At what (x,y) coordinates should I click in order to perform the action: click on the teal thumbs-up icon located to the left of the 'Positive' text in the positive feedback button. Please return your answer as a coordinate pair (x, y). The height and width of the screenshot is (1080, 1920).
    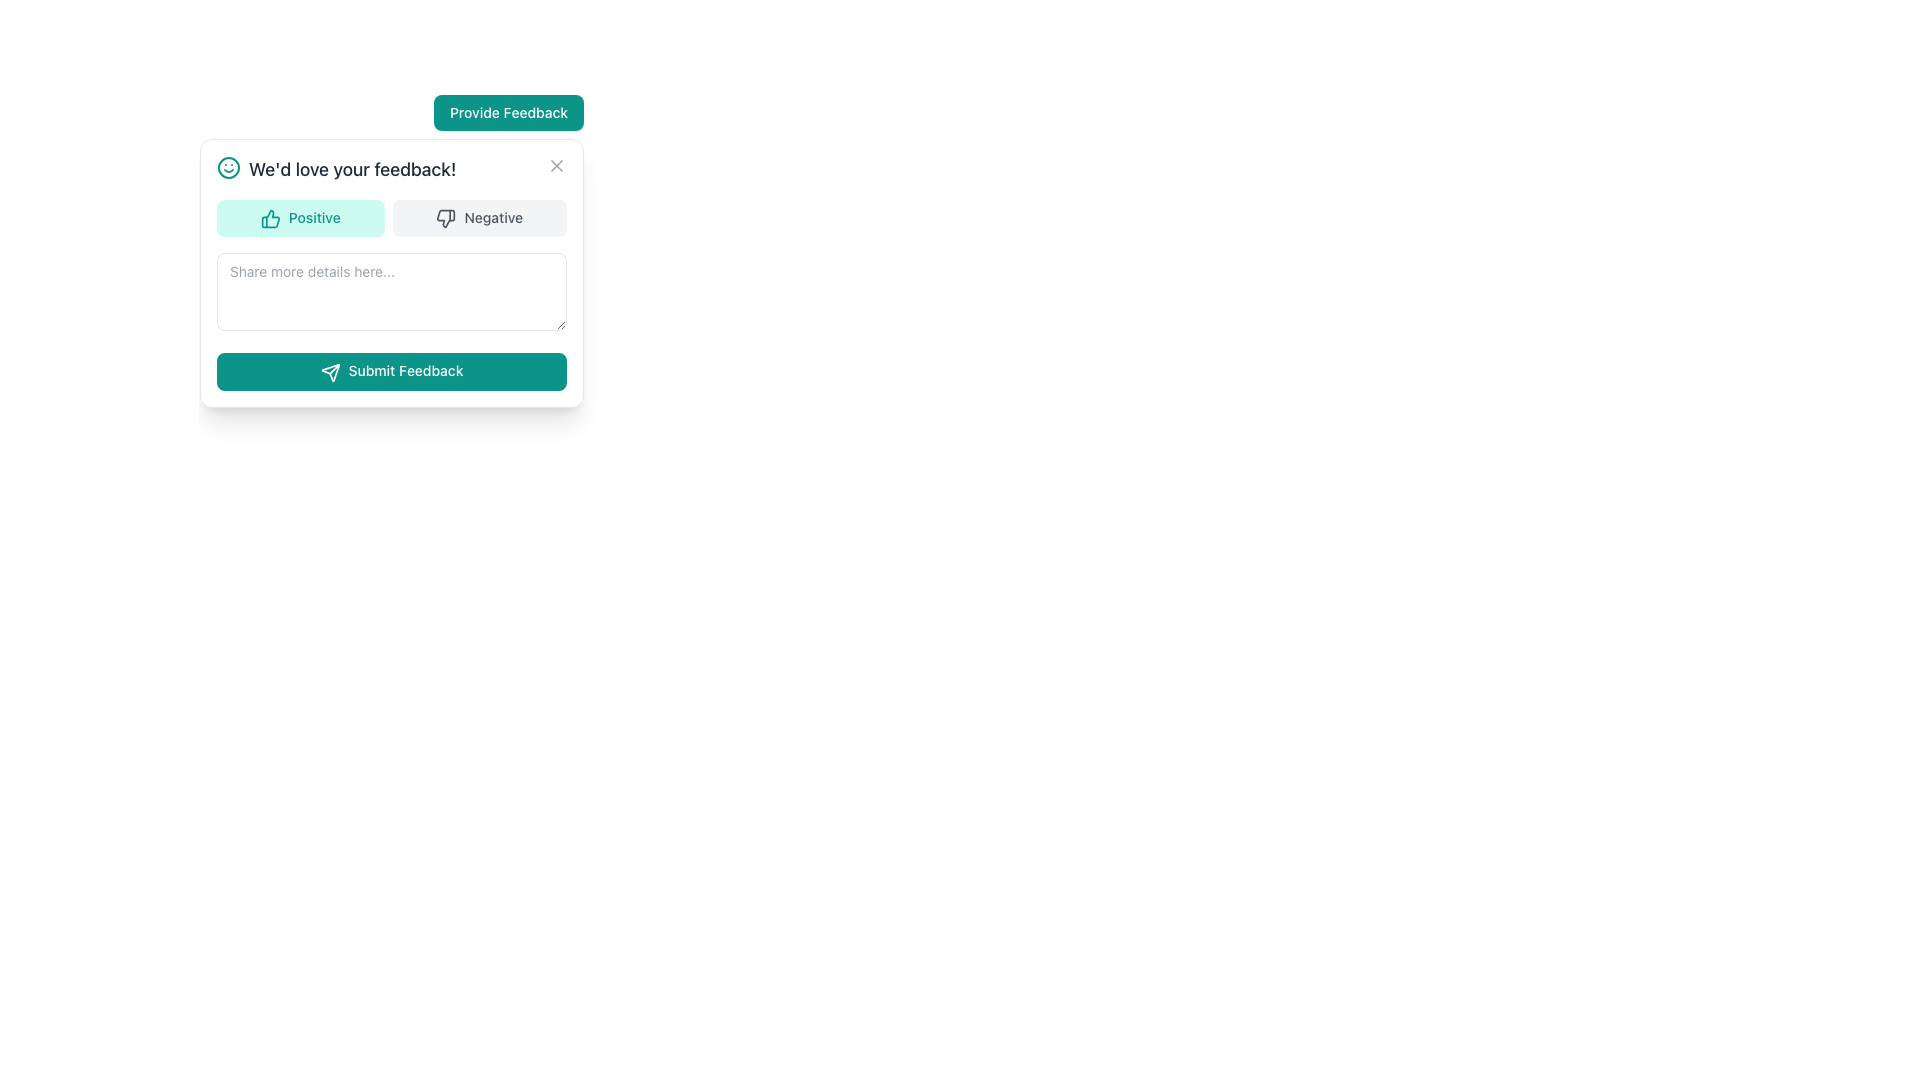
    Looking at the image, I should click on (269, 219).